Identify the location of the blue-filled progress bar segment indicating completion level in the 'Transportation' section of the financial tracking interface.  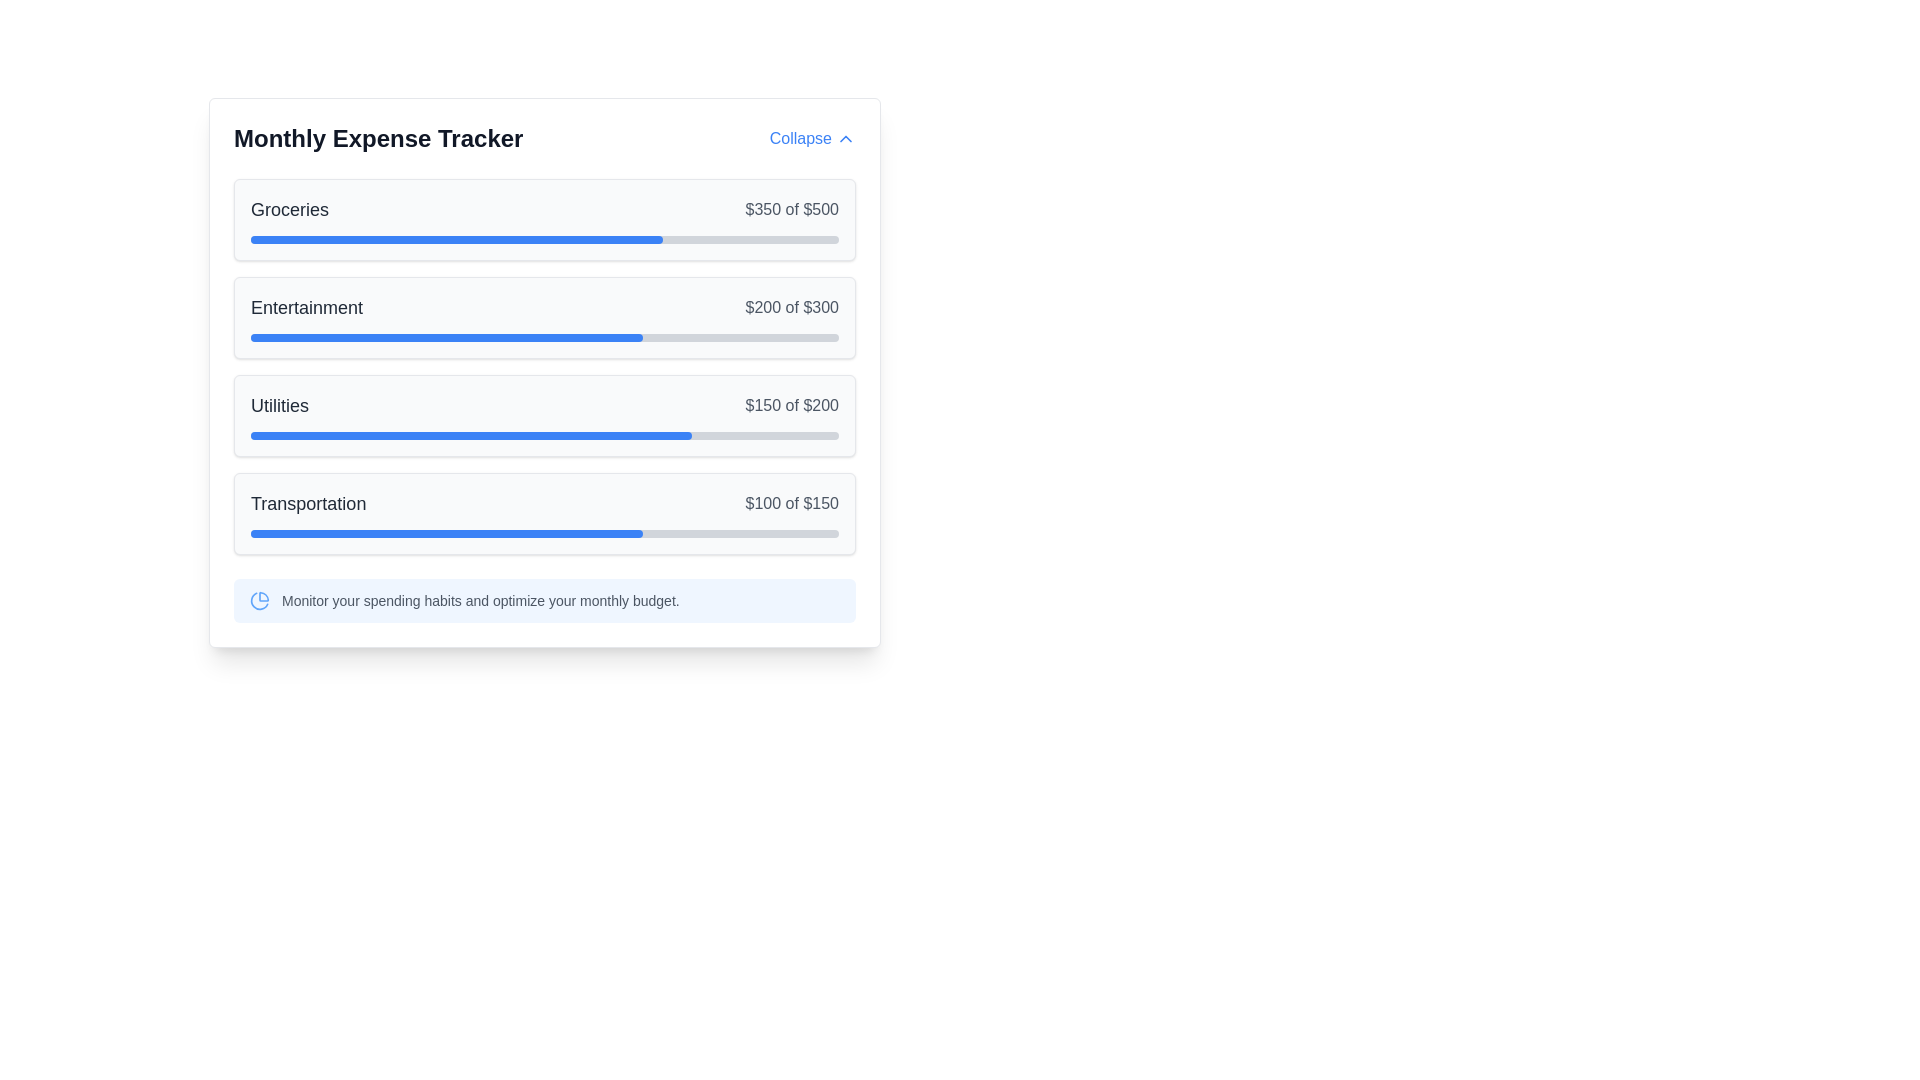
(445, 532).